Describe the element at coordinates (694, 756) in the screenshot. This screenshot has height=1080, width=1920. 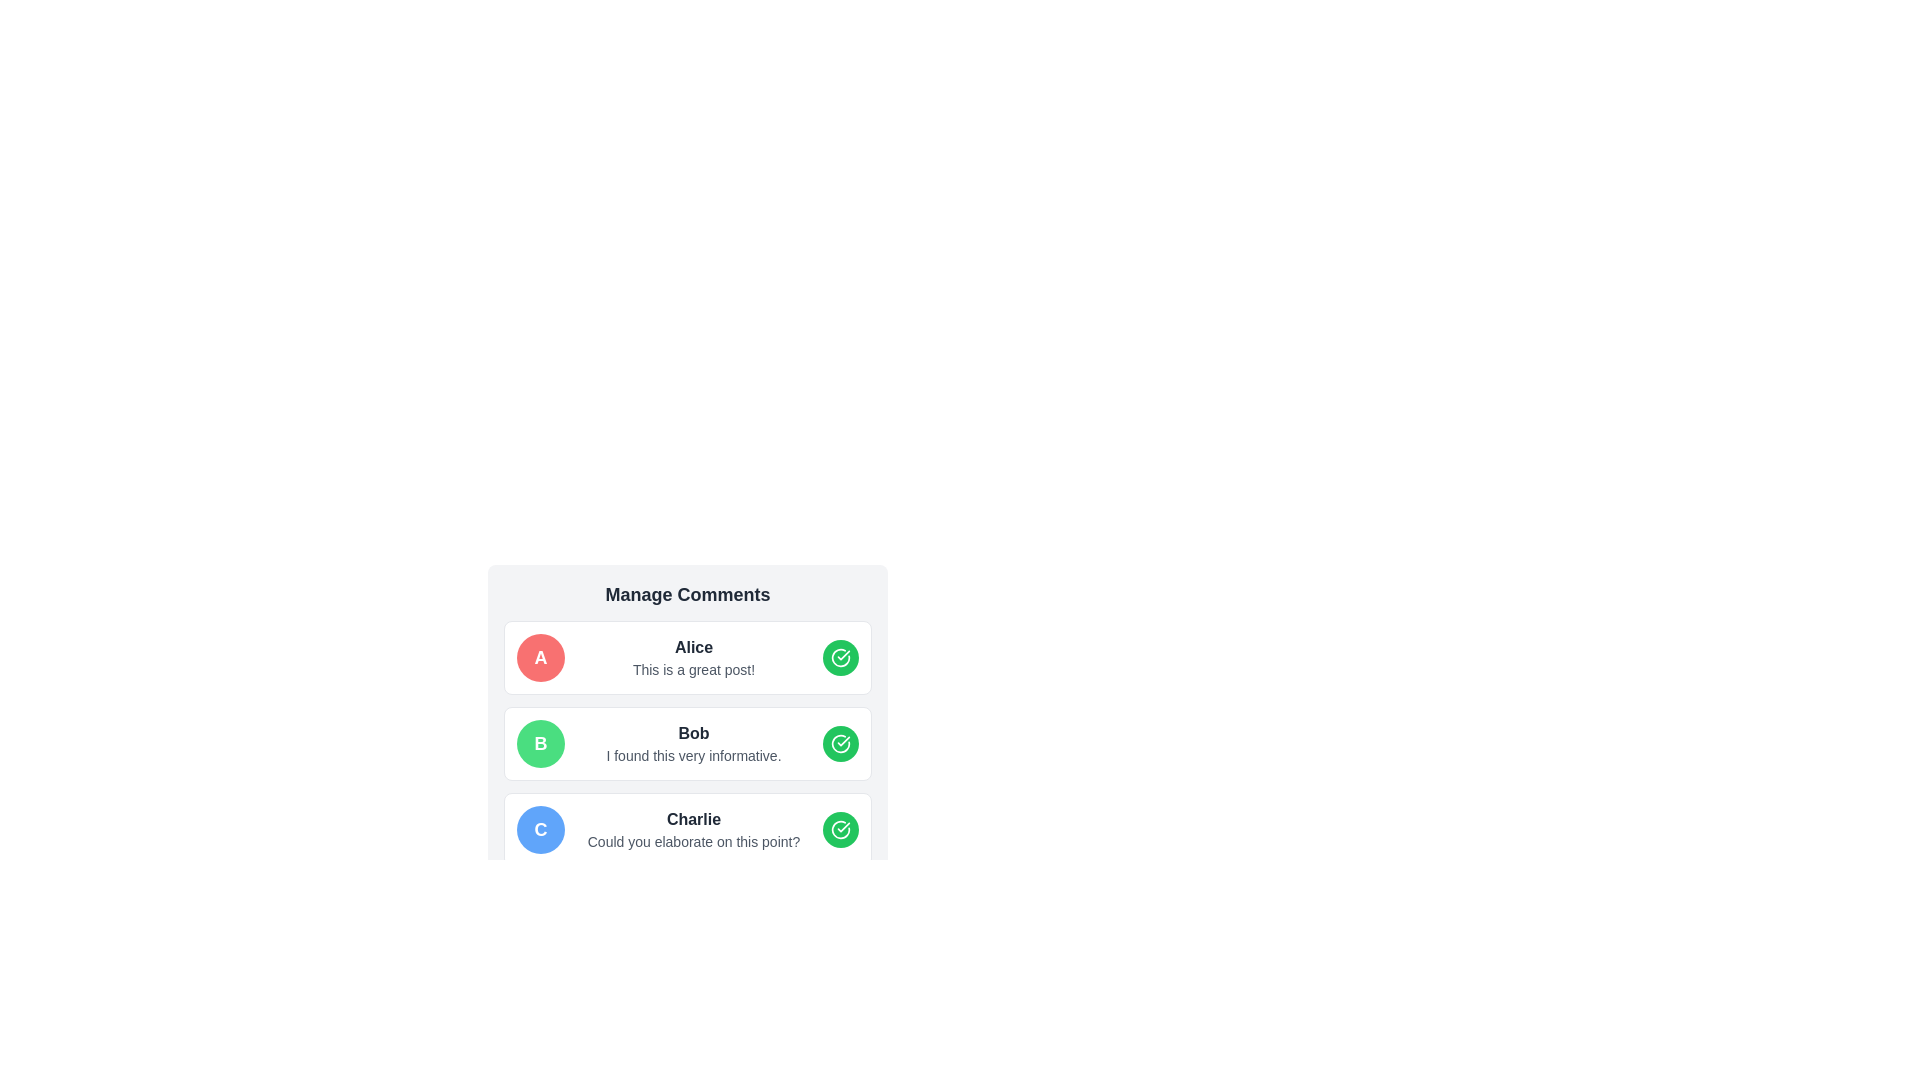
I see `content displayed in the Text Label located below the name 'Bob' in the second comment section of the 'Manage Comments' interface` at that location.